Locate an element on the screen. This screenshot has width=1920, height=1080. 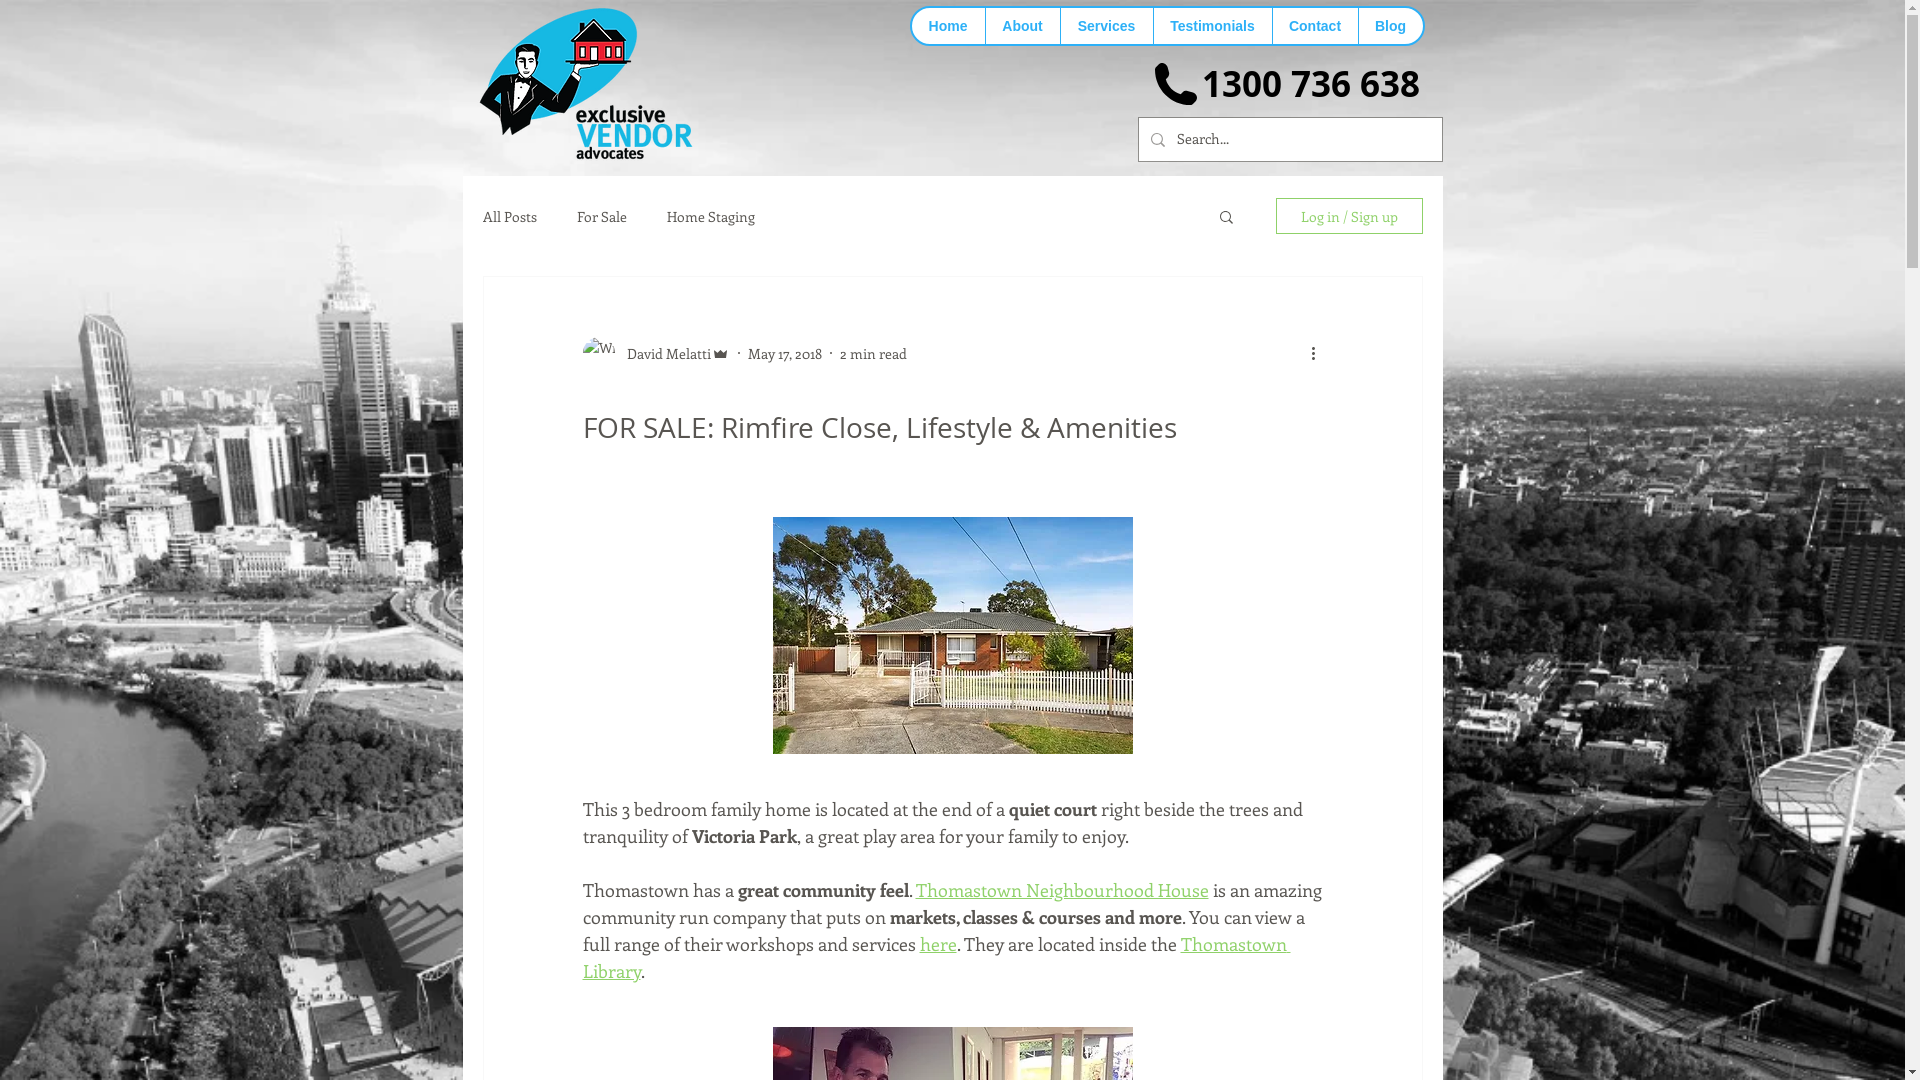
'For Sale' is located at coordinates (599, 215).